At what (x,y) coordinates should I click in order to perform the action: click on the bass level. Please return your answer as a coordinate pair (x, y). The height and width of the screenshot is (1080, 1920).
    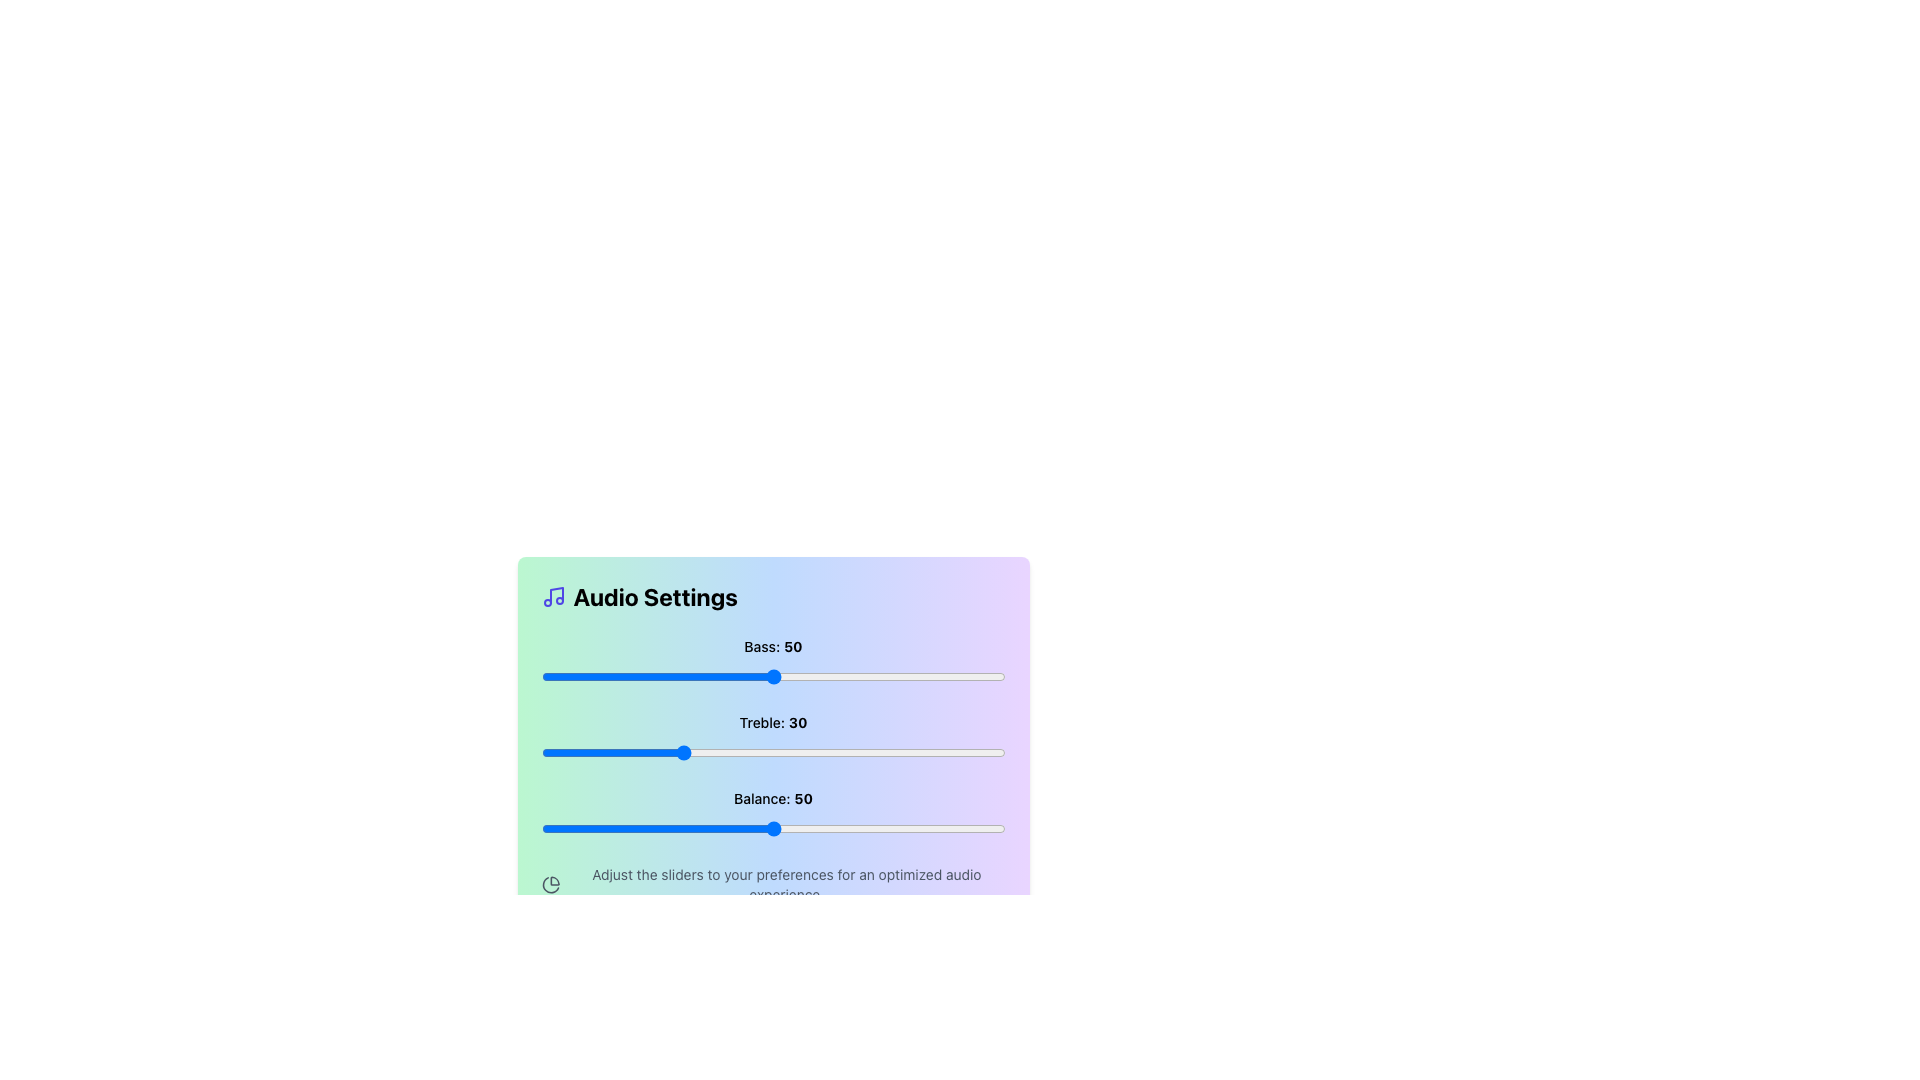
    Looking at the image, I should click on (717, 676).